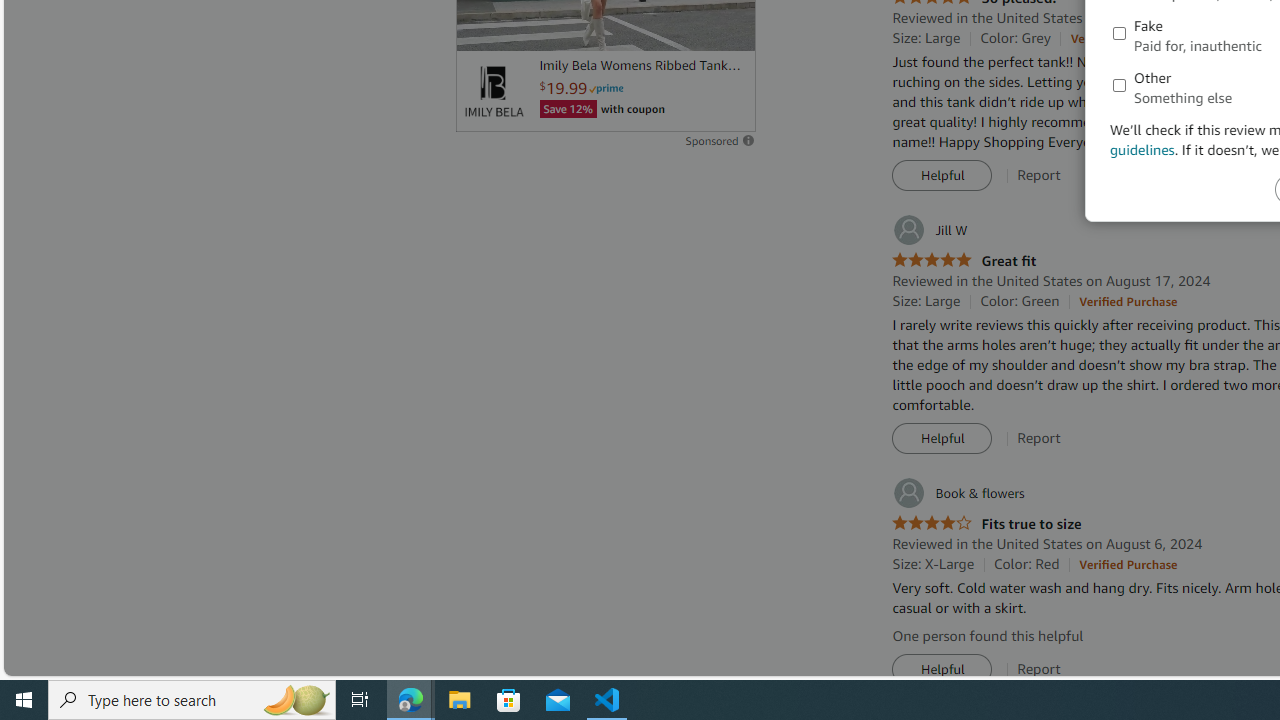 This screenshot has width=1280, height=720. I want to click on 'Report', so click(1039, 669).